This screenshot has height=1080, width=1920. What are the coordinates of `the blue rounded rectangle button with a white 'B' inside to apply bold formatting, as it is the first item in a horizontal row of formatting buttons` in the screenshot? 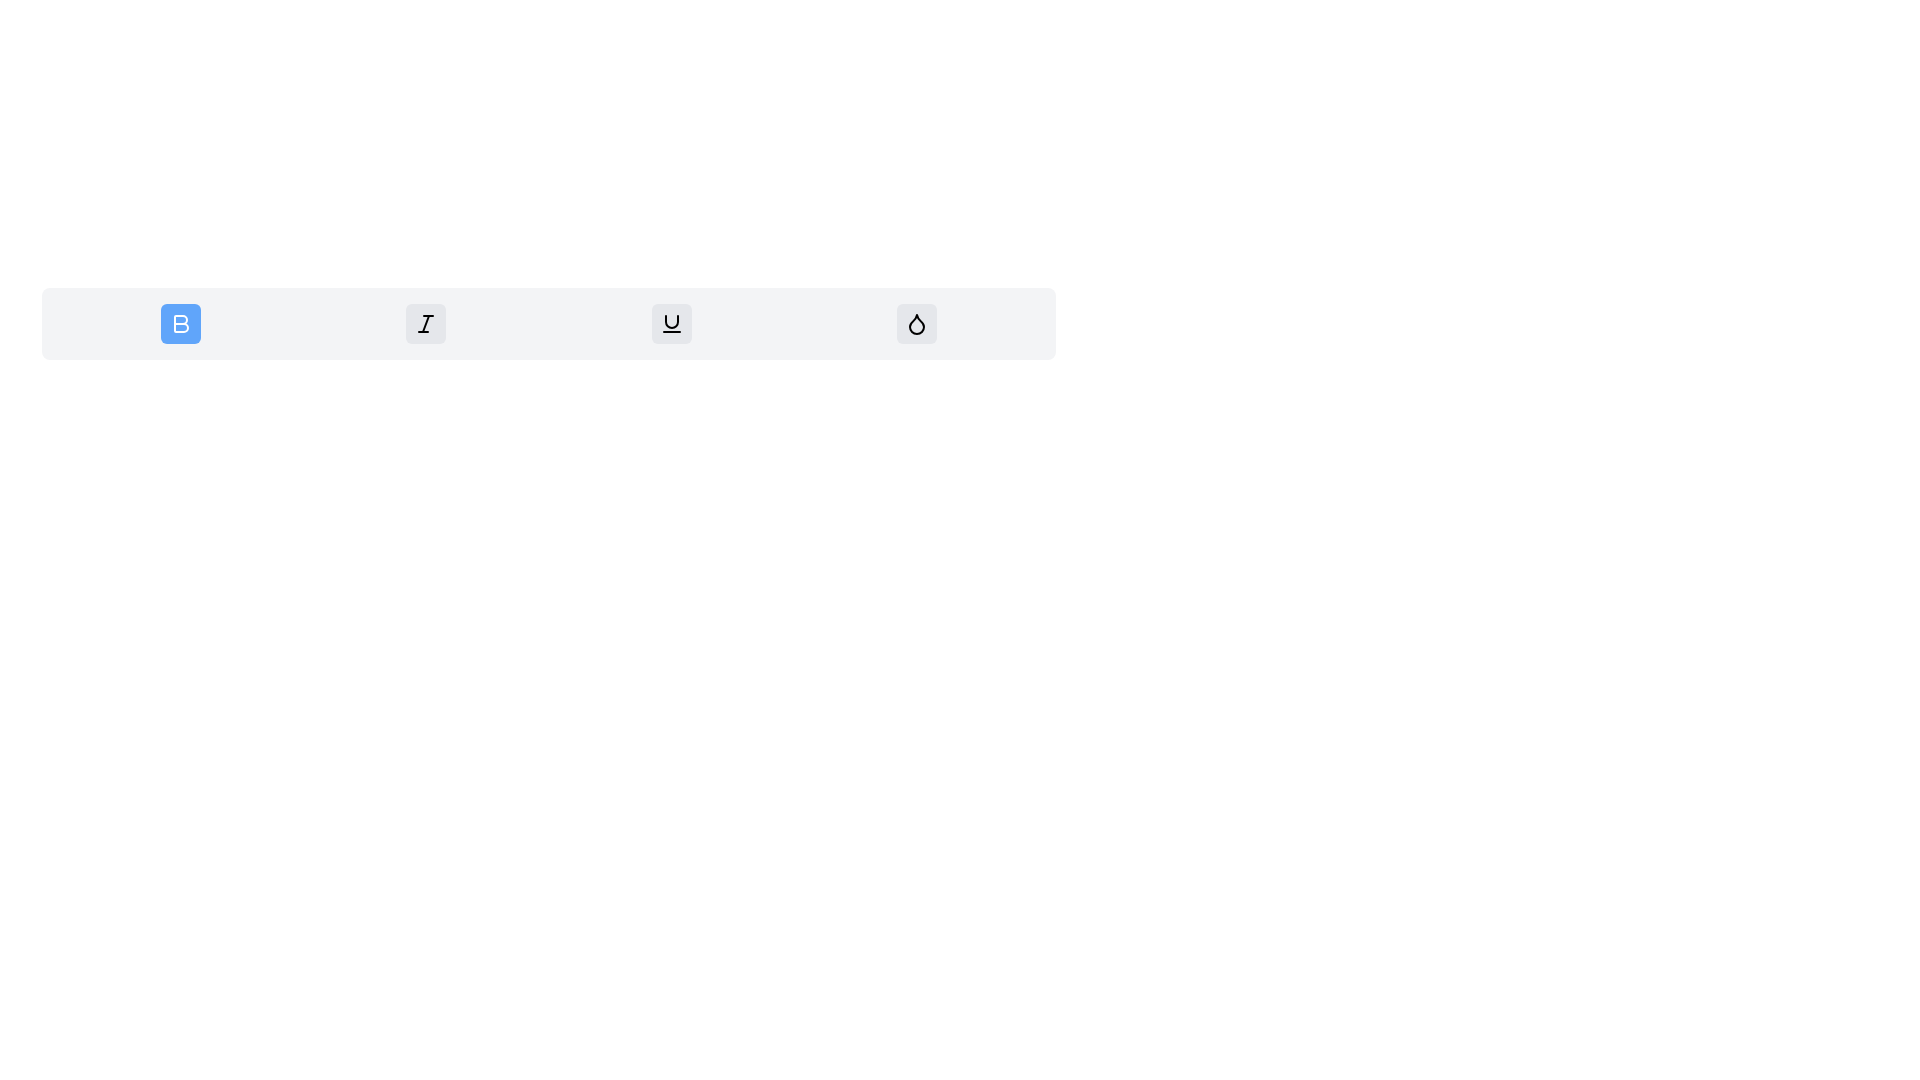 It's located at (180, 323).